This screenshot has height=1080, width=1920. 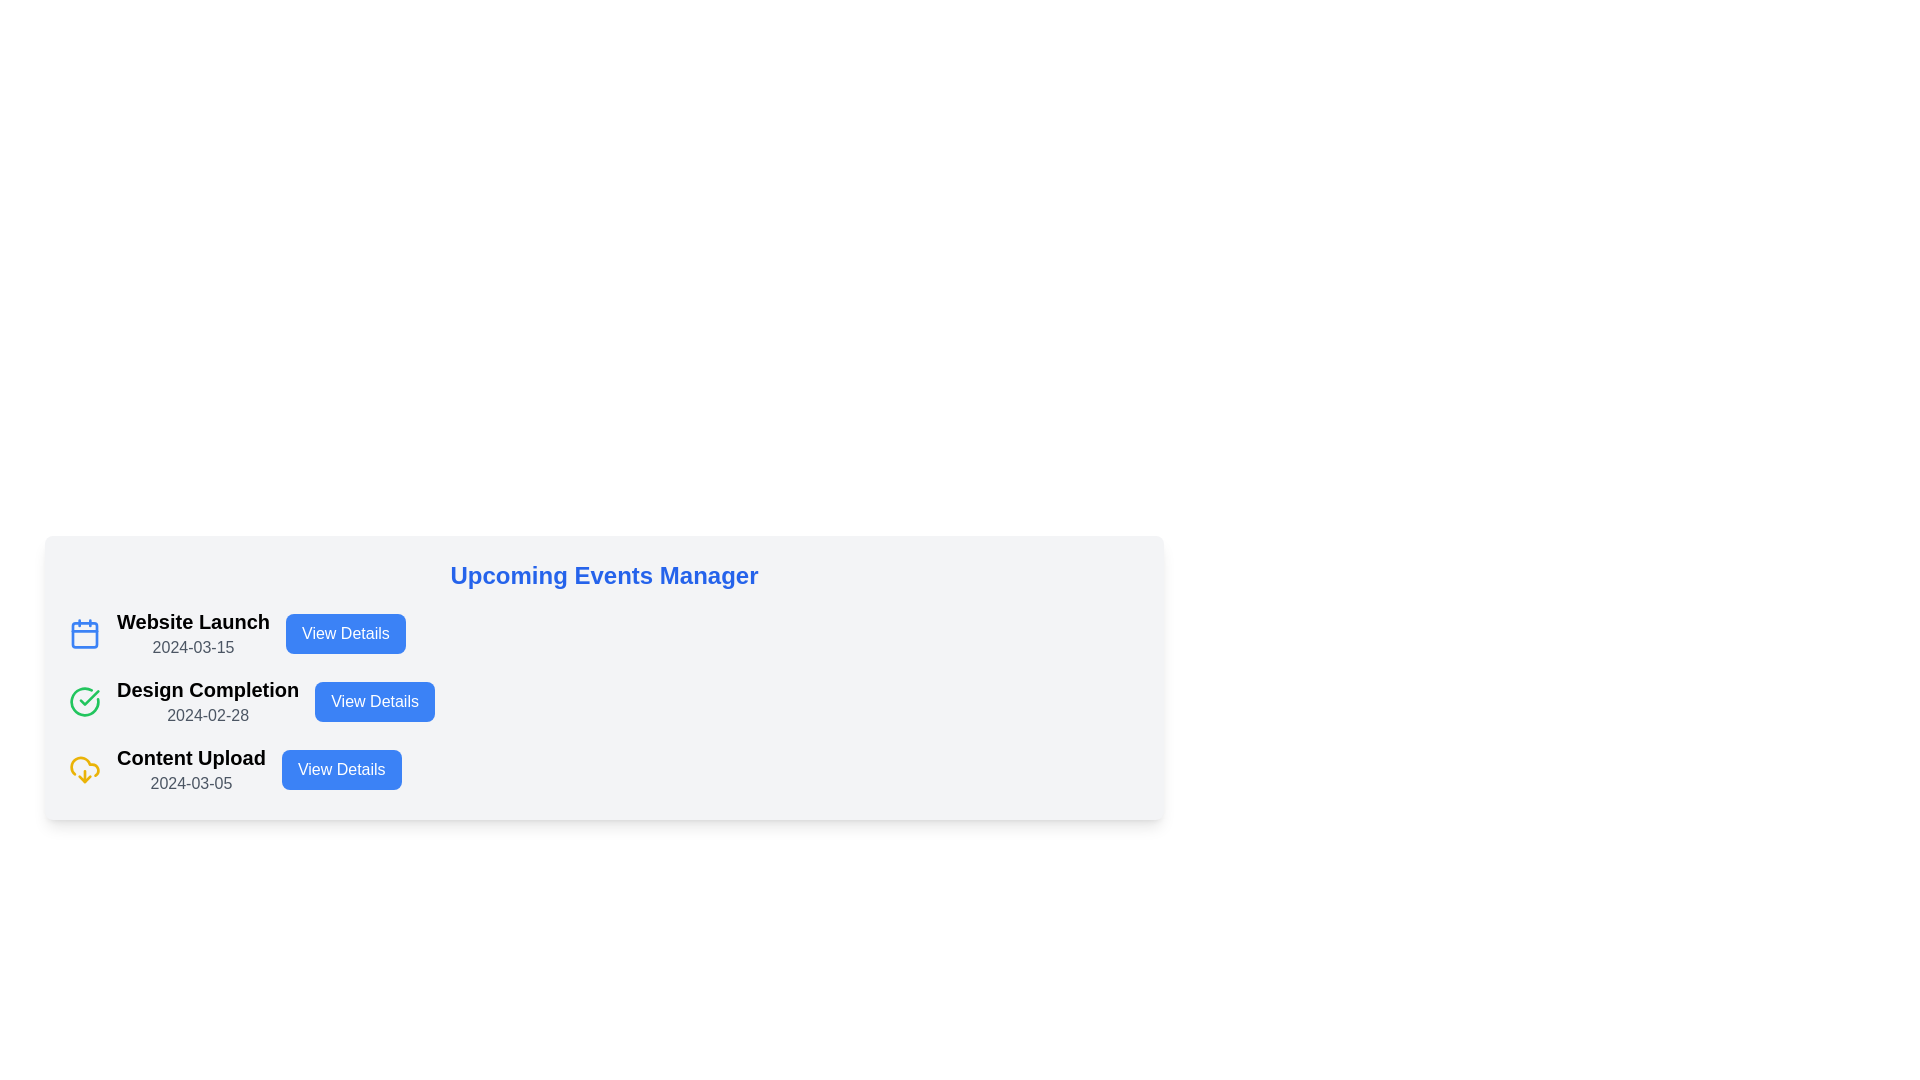 What do you see at coordinates (208, 714) in the screenshot?
I see `the static text displaying the date '2024-02-28', which is located below the label 'Design Completion' and to the left of the 'View Details' button` at bounding box center [208, 714].